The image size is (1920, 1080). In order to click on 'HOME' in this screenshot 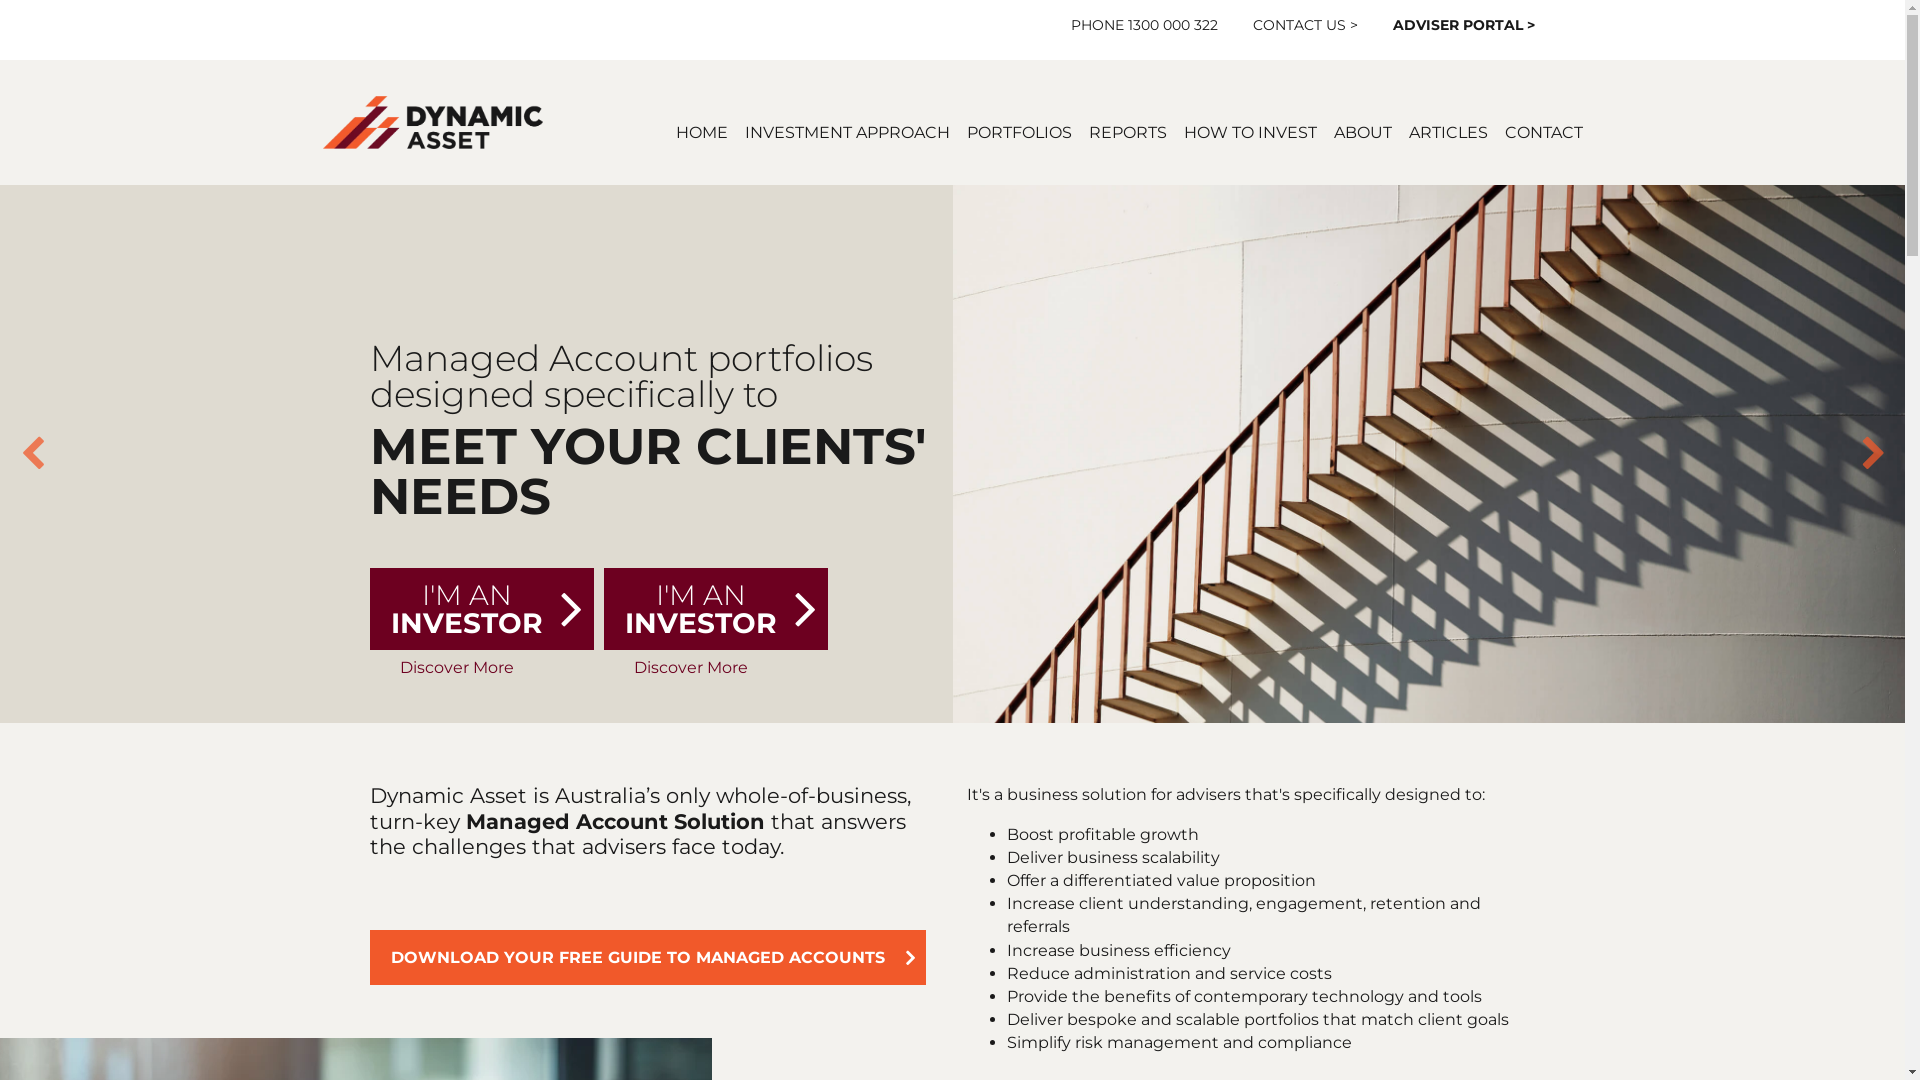, I will do `click(701, 132)`.